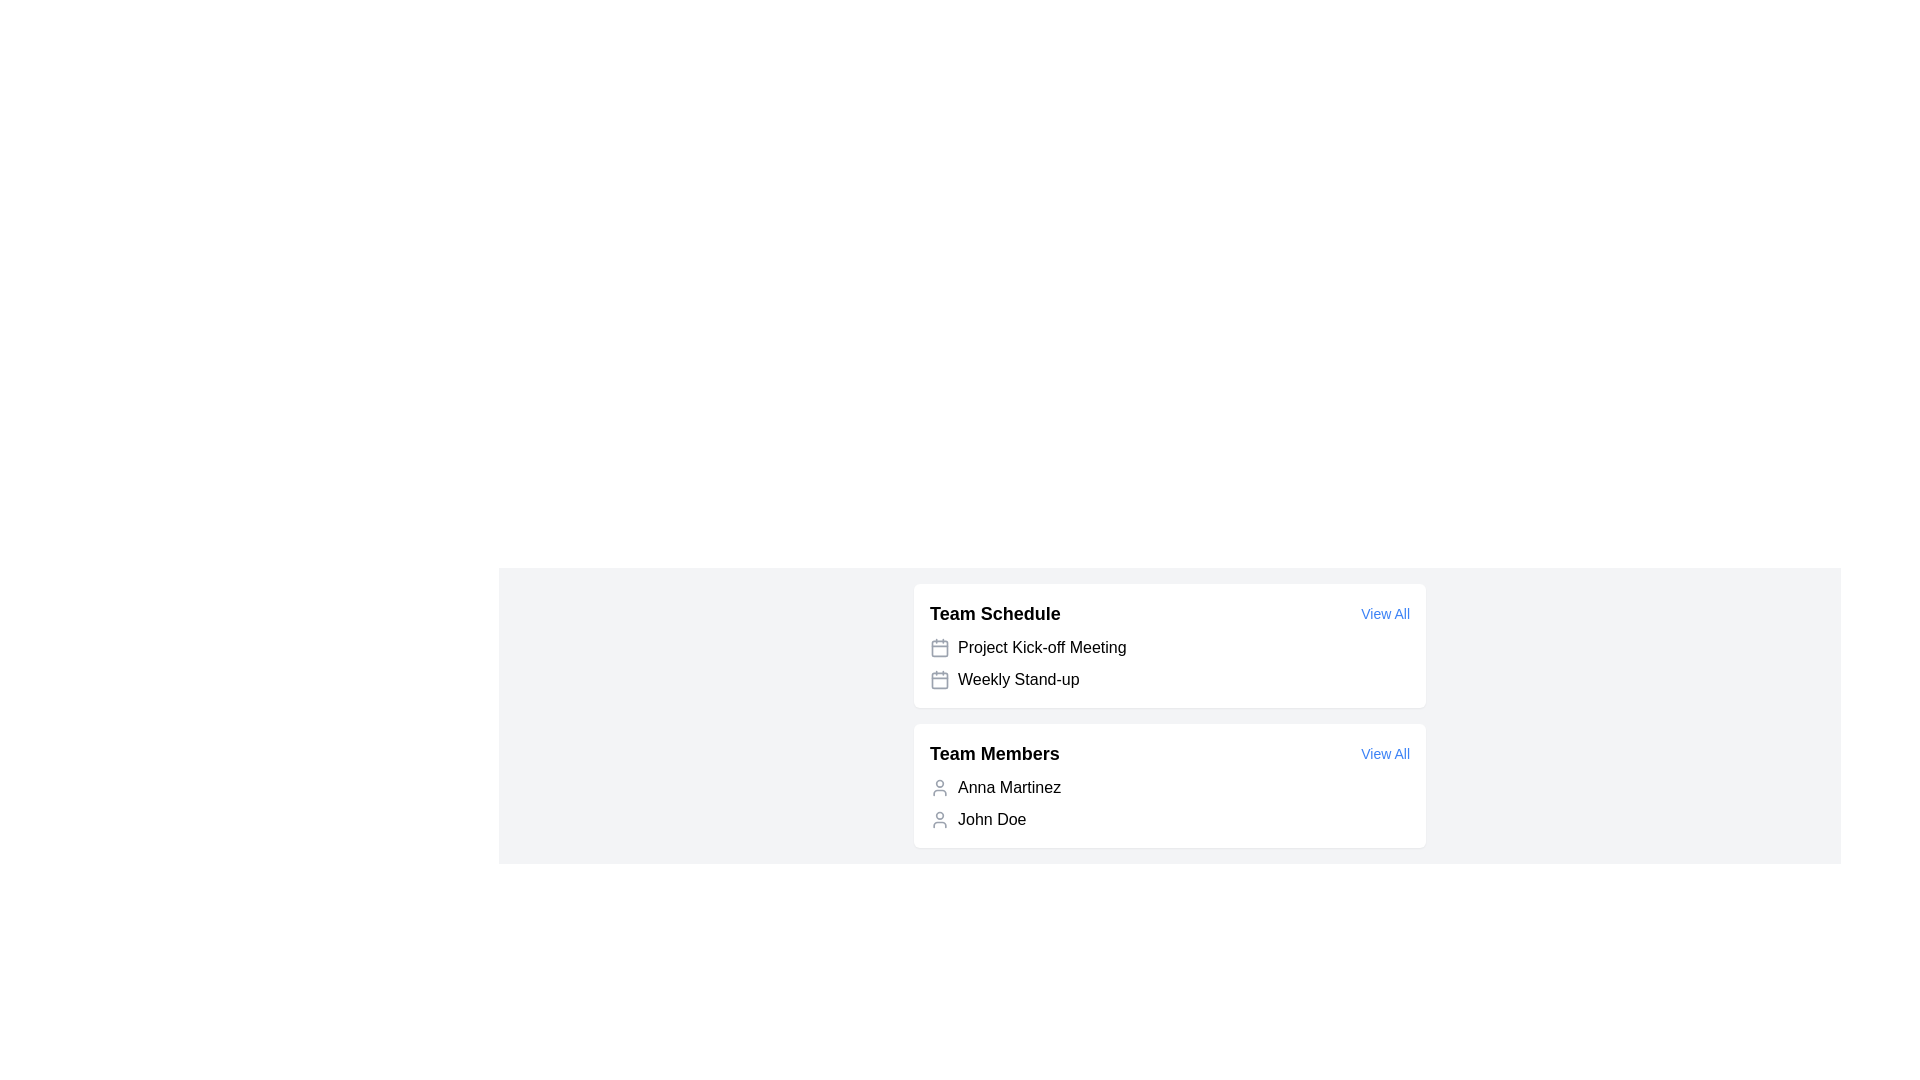  I want to click on the calendar event icon located to the left of the 'Weekly Stand-up' text in the 'Team Schedule' section, which is the second item in the list after 'Project Kick-off Meeting', so click(939, 678).